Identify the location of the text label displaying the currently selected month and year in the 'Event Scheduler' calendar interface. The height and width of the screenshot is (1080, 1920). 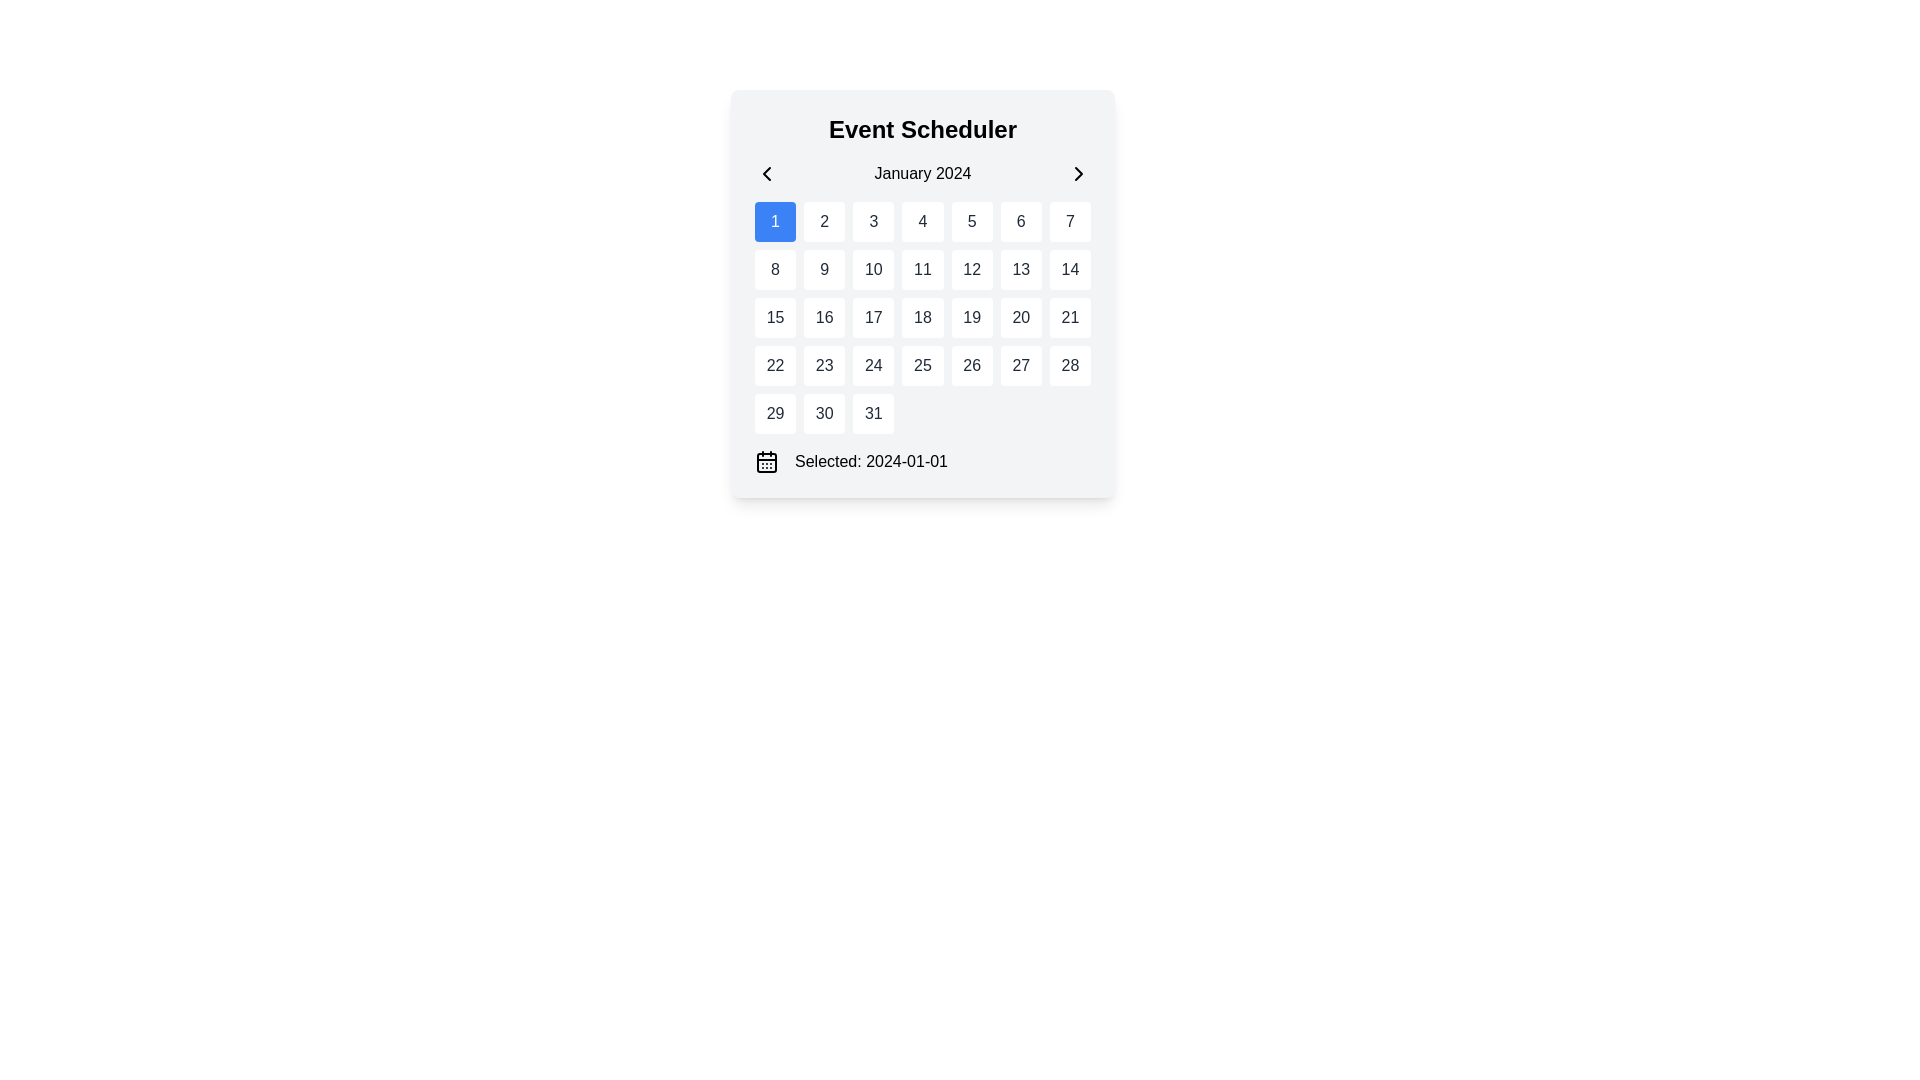
(921, 172).